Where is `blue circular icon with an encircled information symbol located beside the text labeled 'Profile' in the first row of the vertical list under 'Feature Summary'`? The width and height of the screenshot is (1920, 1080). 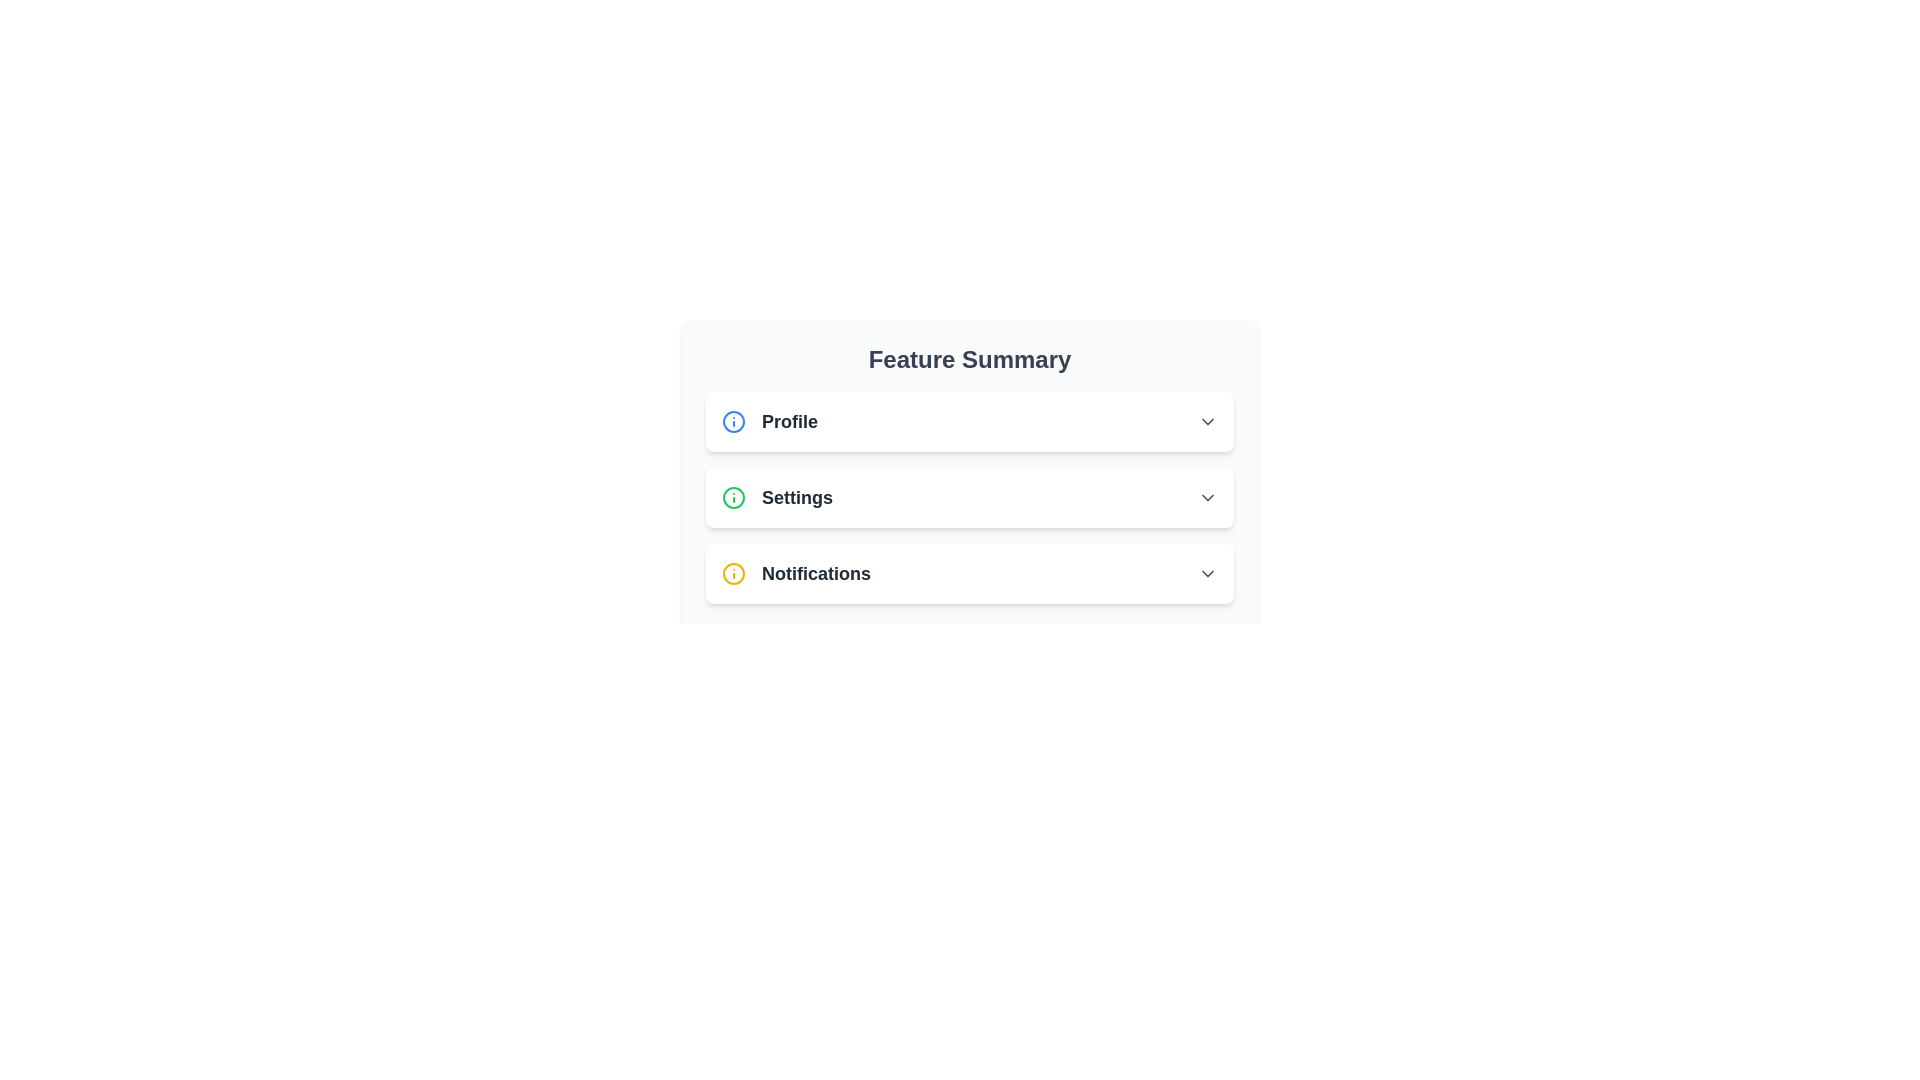 blue circular icon with an encircled information symbol located beside the text labeled 'Profile' in the first row of the vertical list under 'Feature Summary' is located at coordinates (733, 420).